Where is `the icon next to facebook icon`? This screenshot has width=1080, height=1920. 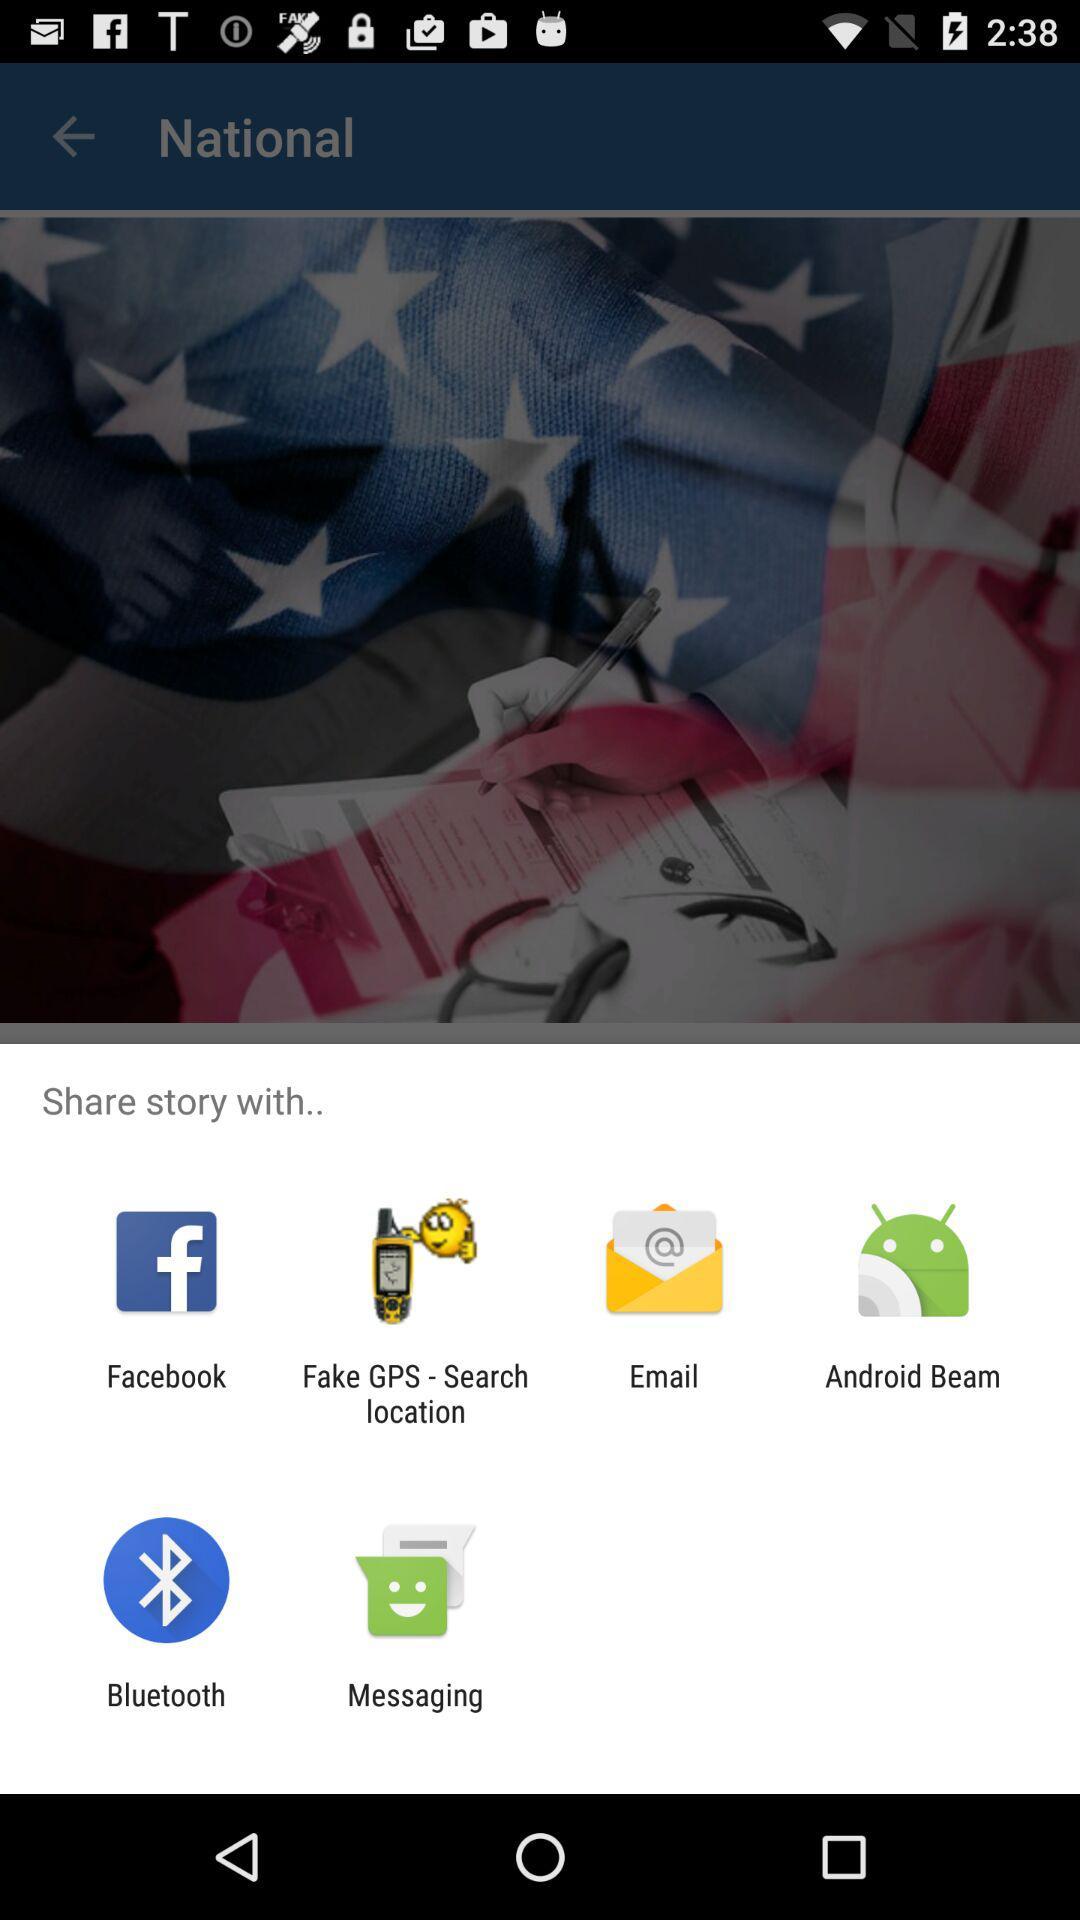
the icon next to facebook icon is located at coordinates (414, 1392).